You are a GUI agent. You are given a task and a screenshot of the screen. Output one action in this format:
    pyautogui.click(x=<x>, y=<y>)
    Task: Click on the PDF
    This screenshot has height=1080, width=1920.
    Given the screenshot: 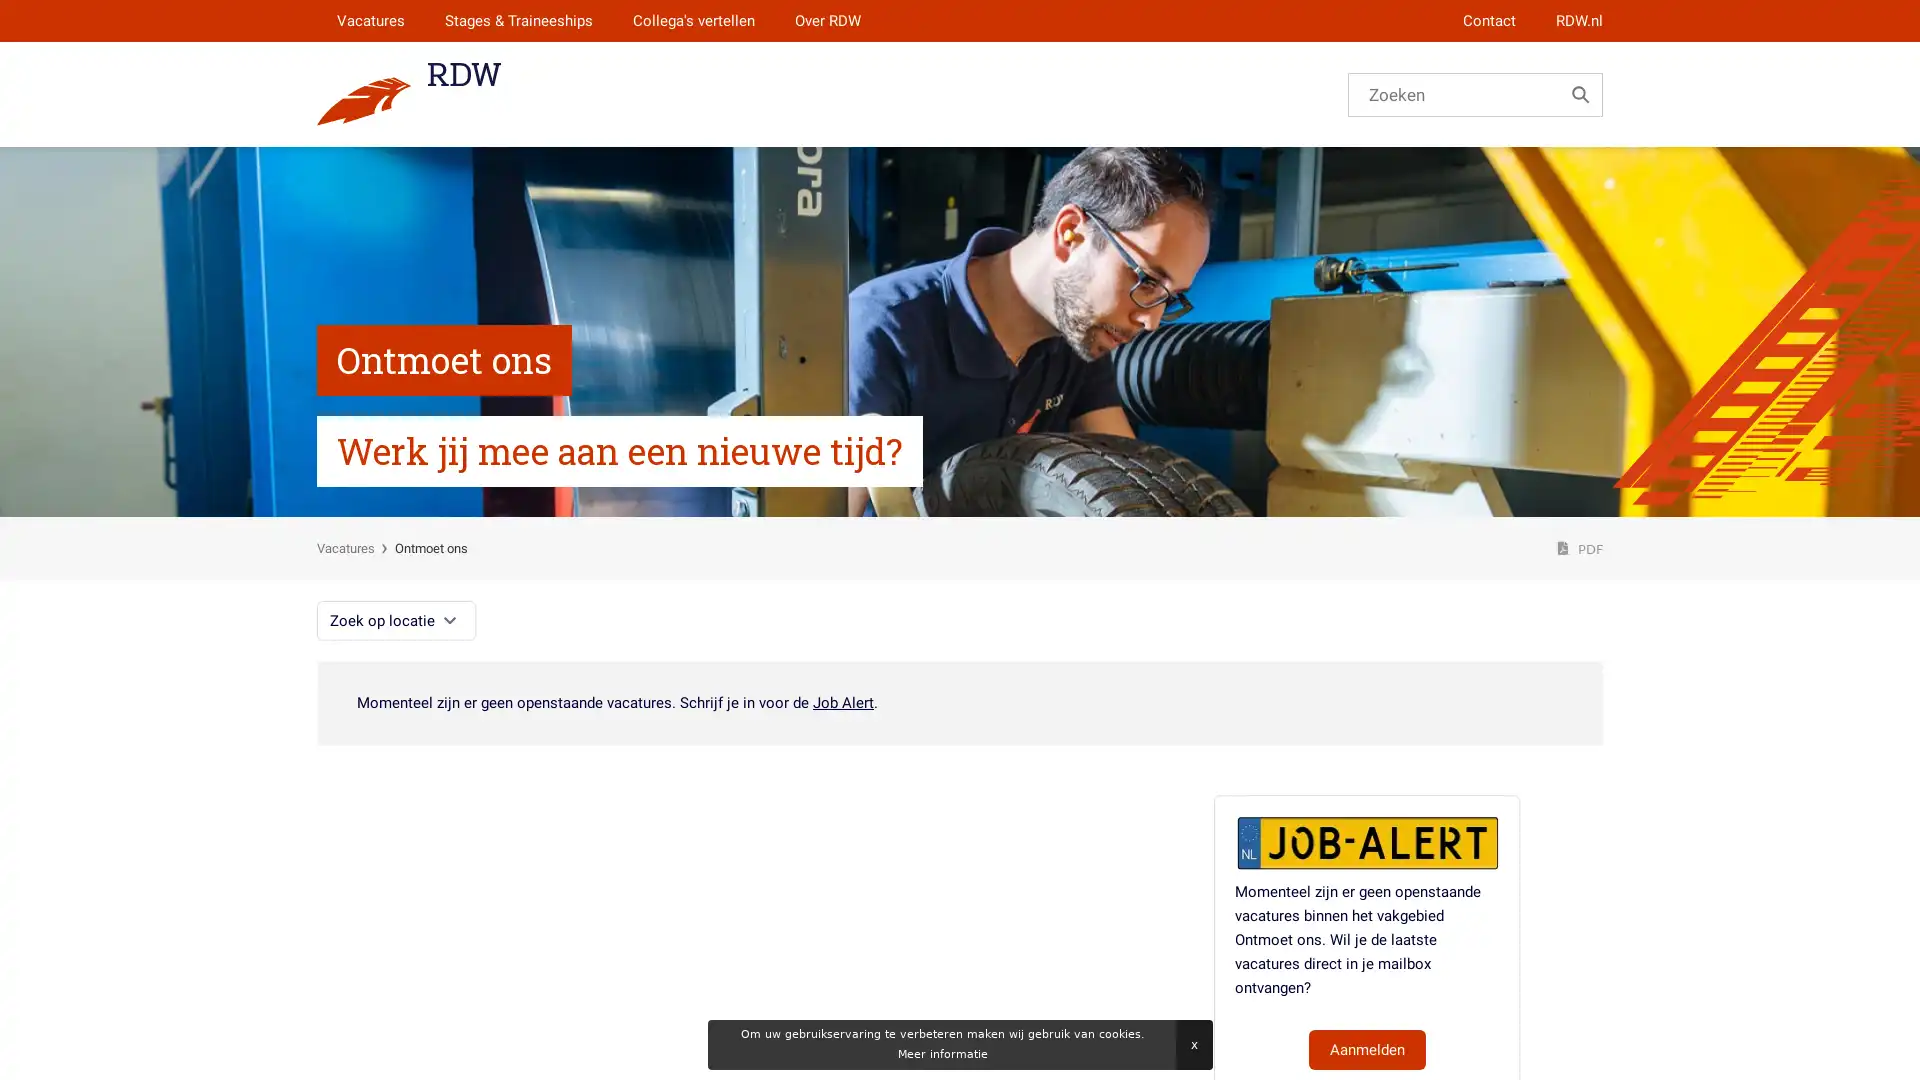 What is the action you would take?
    pyautogui.click(x=1579, y=548)
    